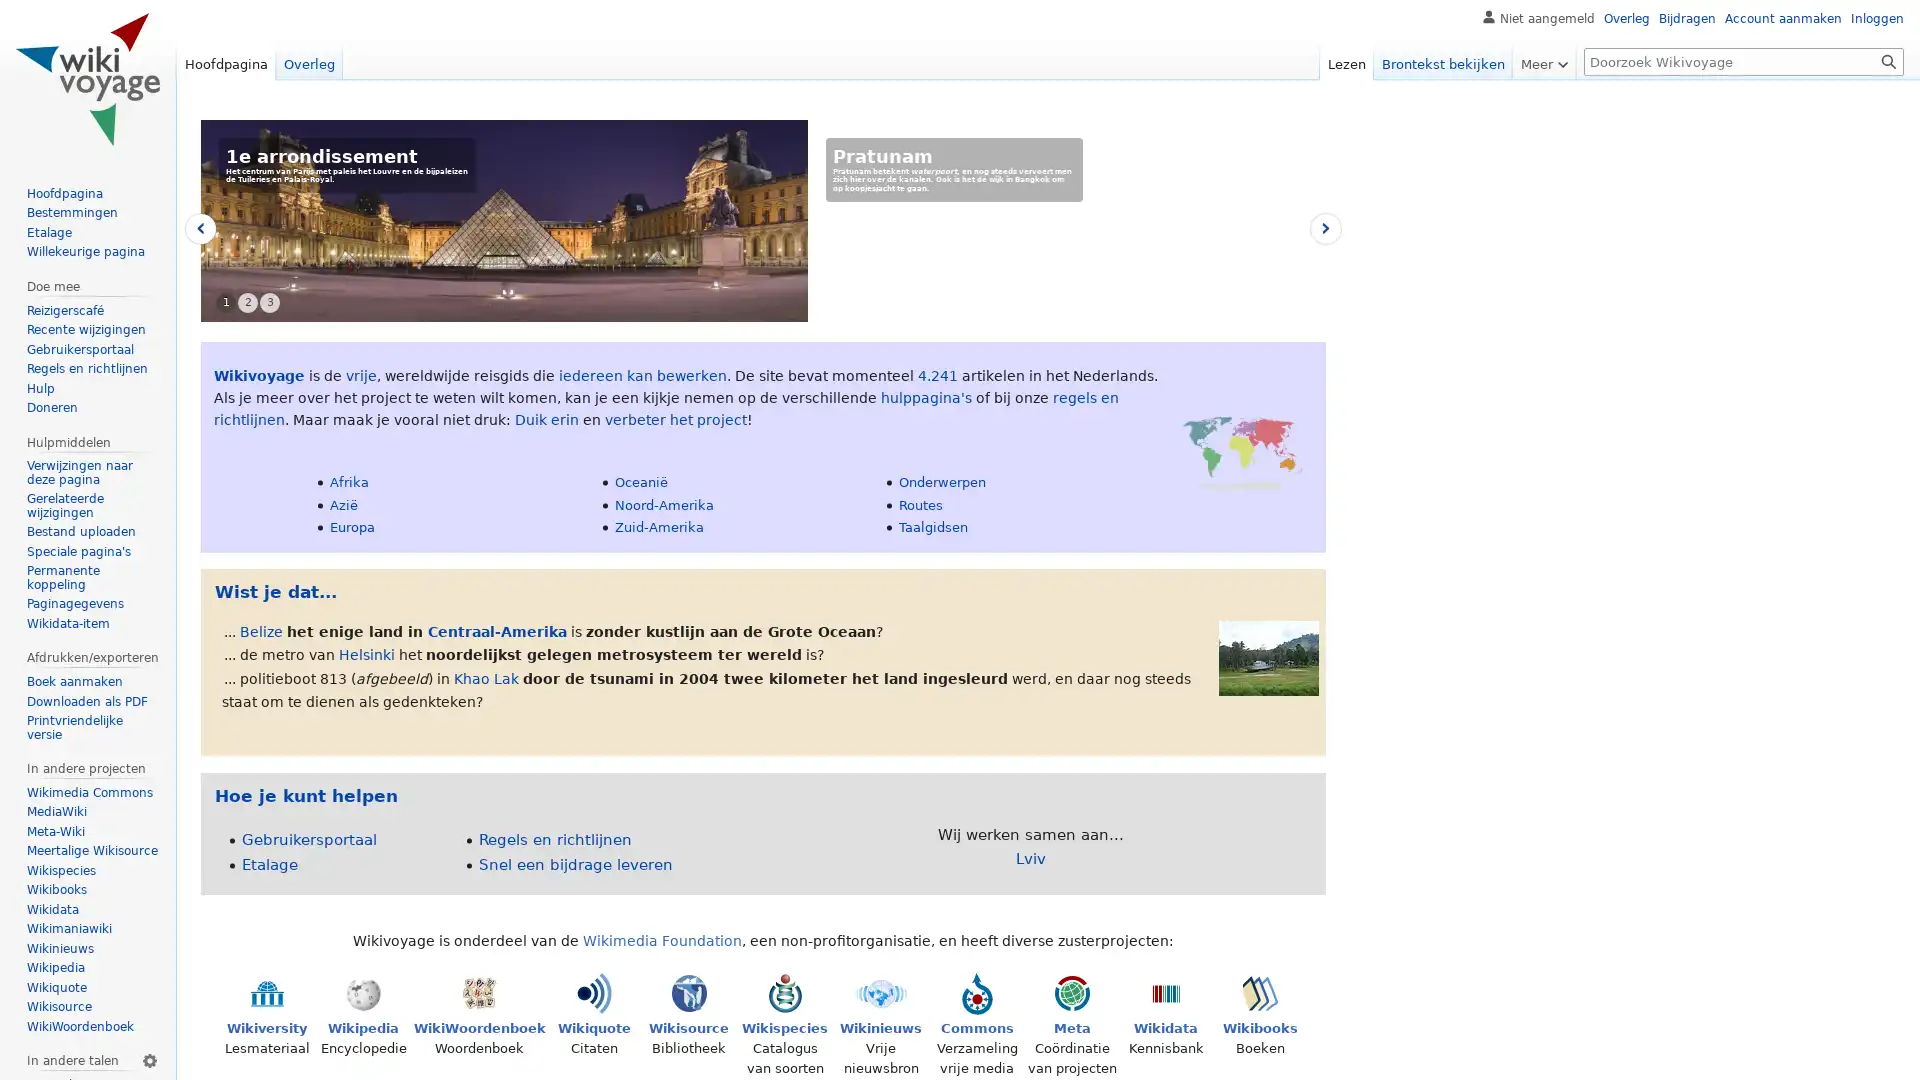 Image resolution: width=1920 pixels, height=1080 pixels. I want to click on Taalinstellingen, so click(148, 1059).